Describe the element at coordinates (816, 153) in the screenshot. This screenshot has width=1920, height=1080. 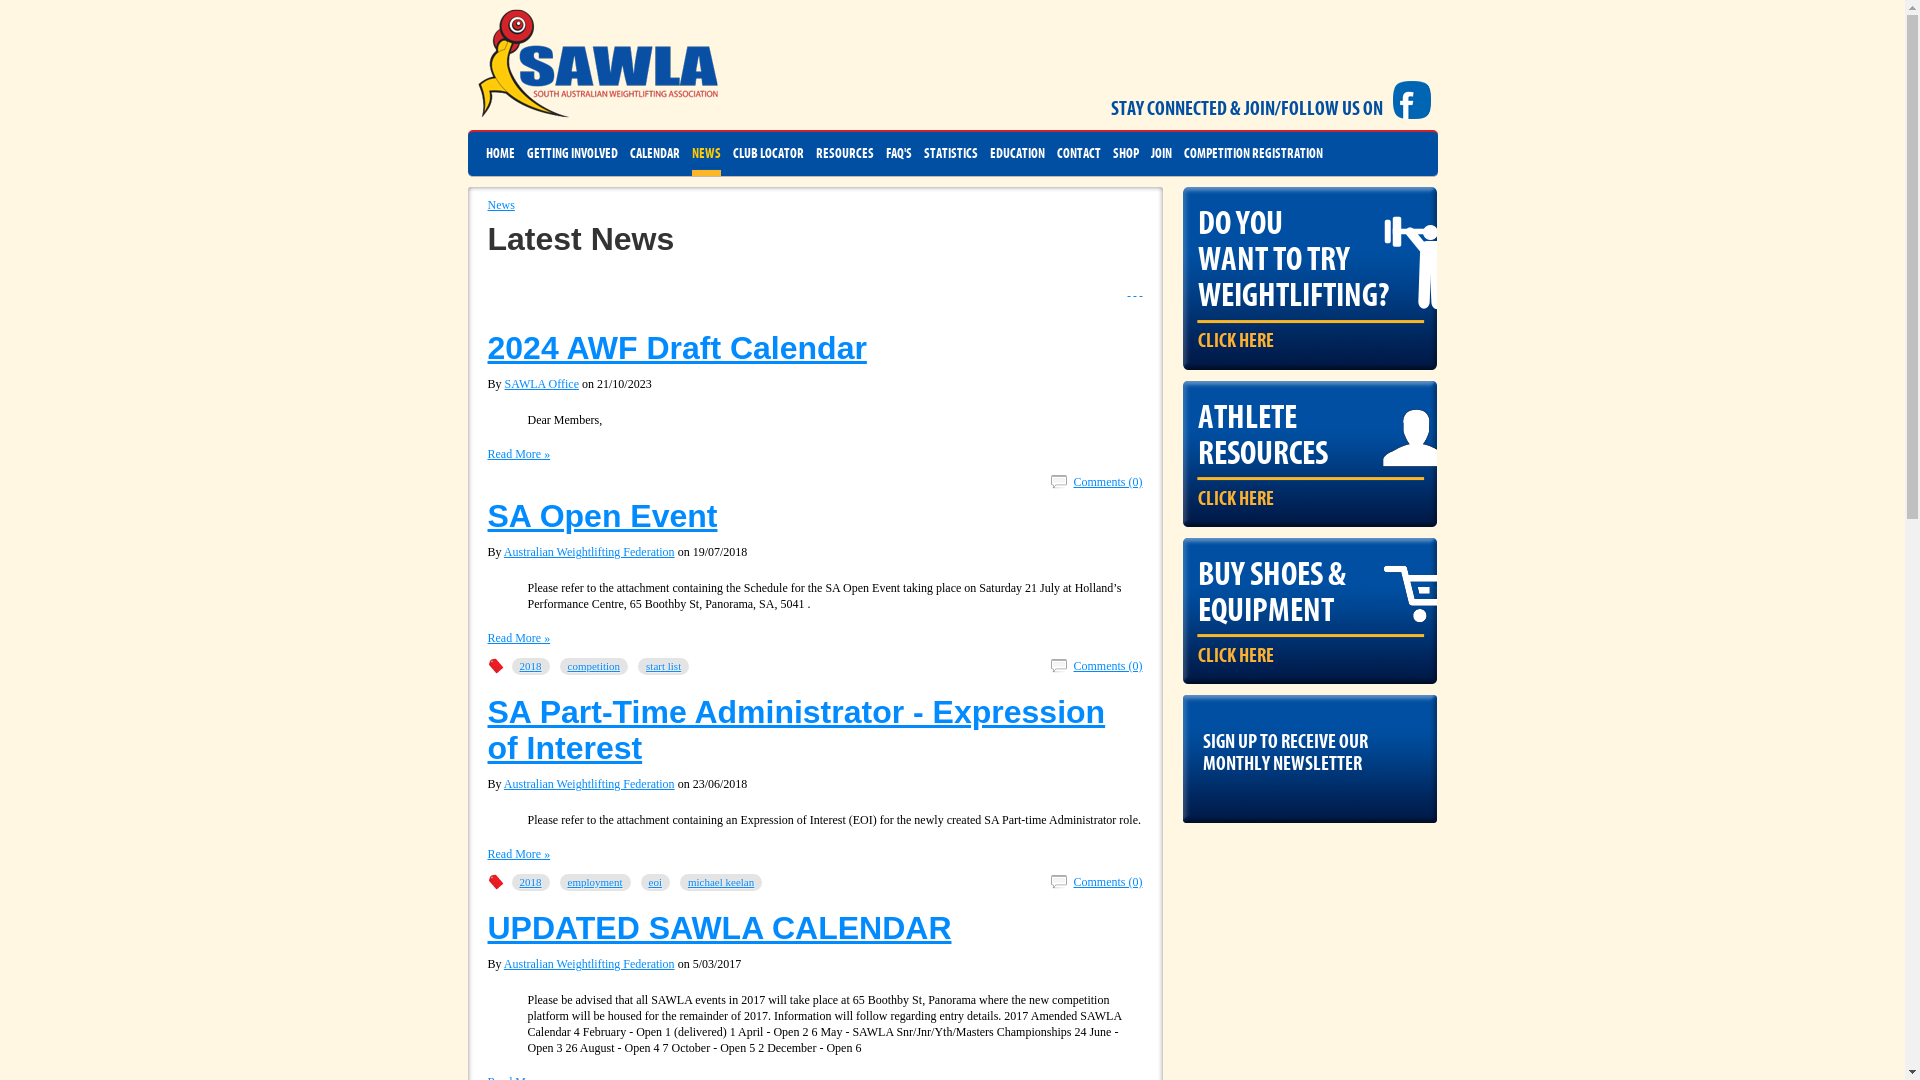
I see `'RESOURCES'` at that location.